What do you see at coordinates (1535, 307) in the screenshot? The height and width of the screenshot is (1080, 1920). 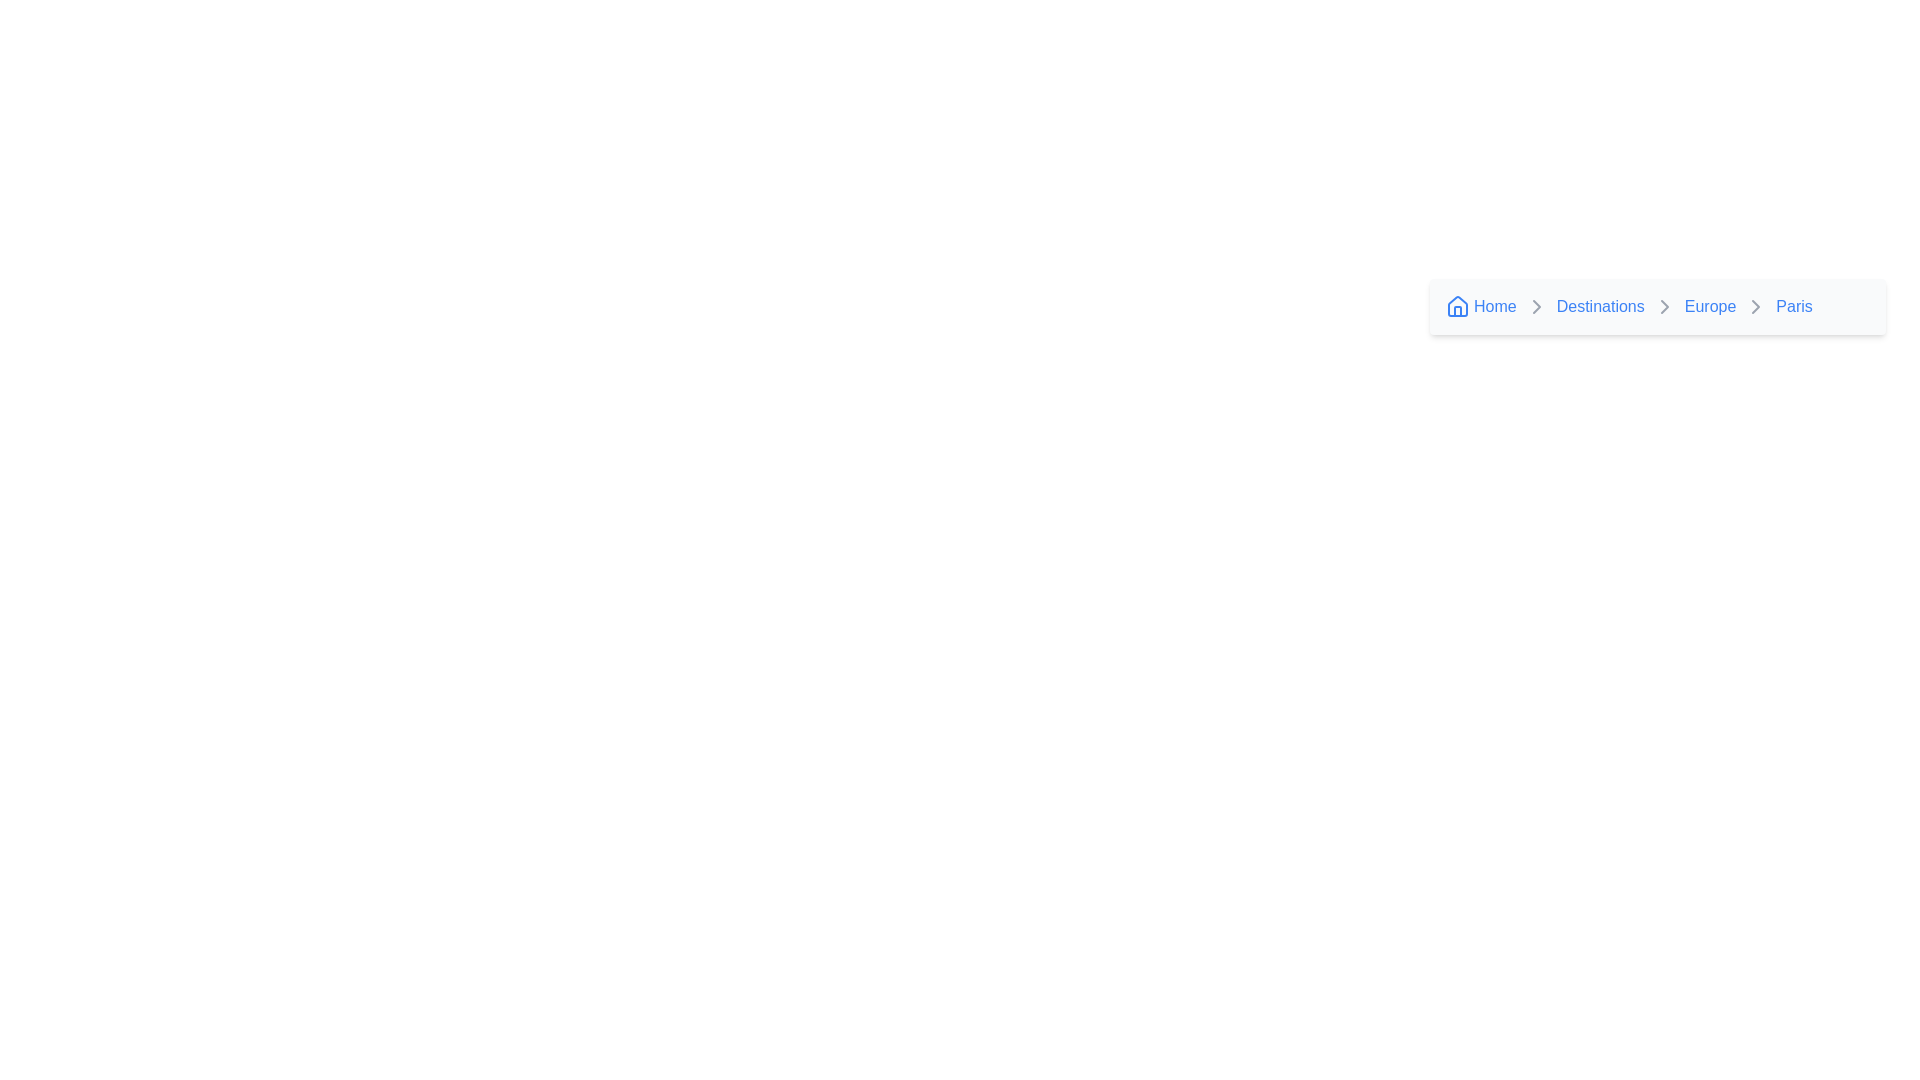 I see `the Navigational icon (Chevron-Right) which is a small chevron-shaped arrow pointing to the right, located between 'Europe' and 'Paris' in the breadcrumb navigation bar` at bounding box center [1535, 307].